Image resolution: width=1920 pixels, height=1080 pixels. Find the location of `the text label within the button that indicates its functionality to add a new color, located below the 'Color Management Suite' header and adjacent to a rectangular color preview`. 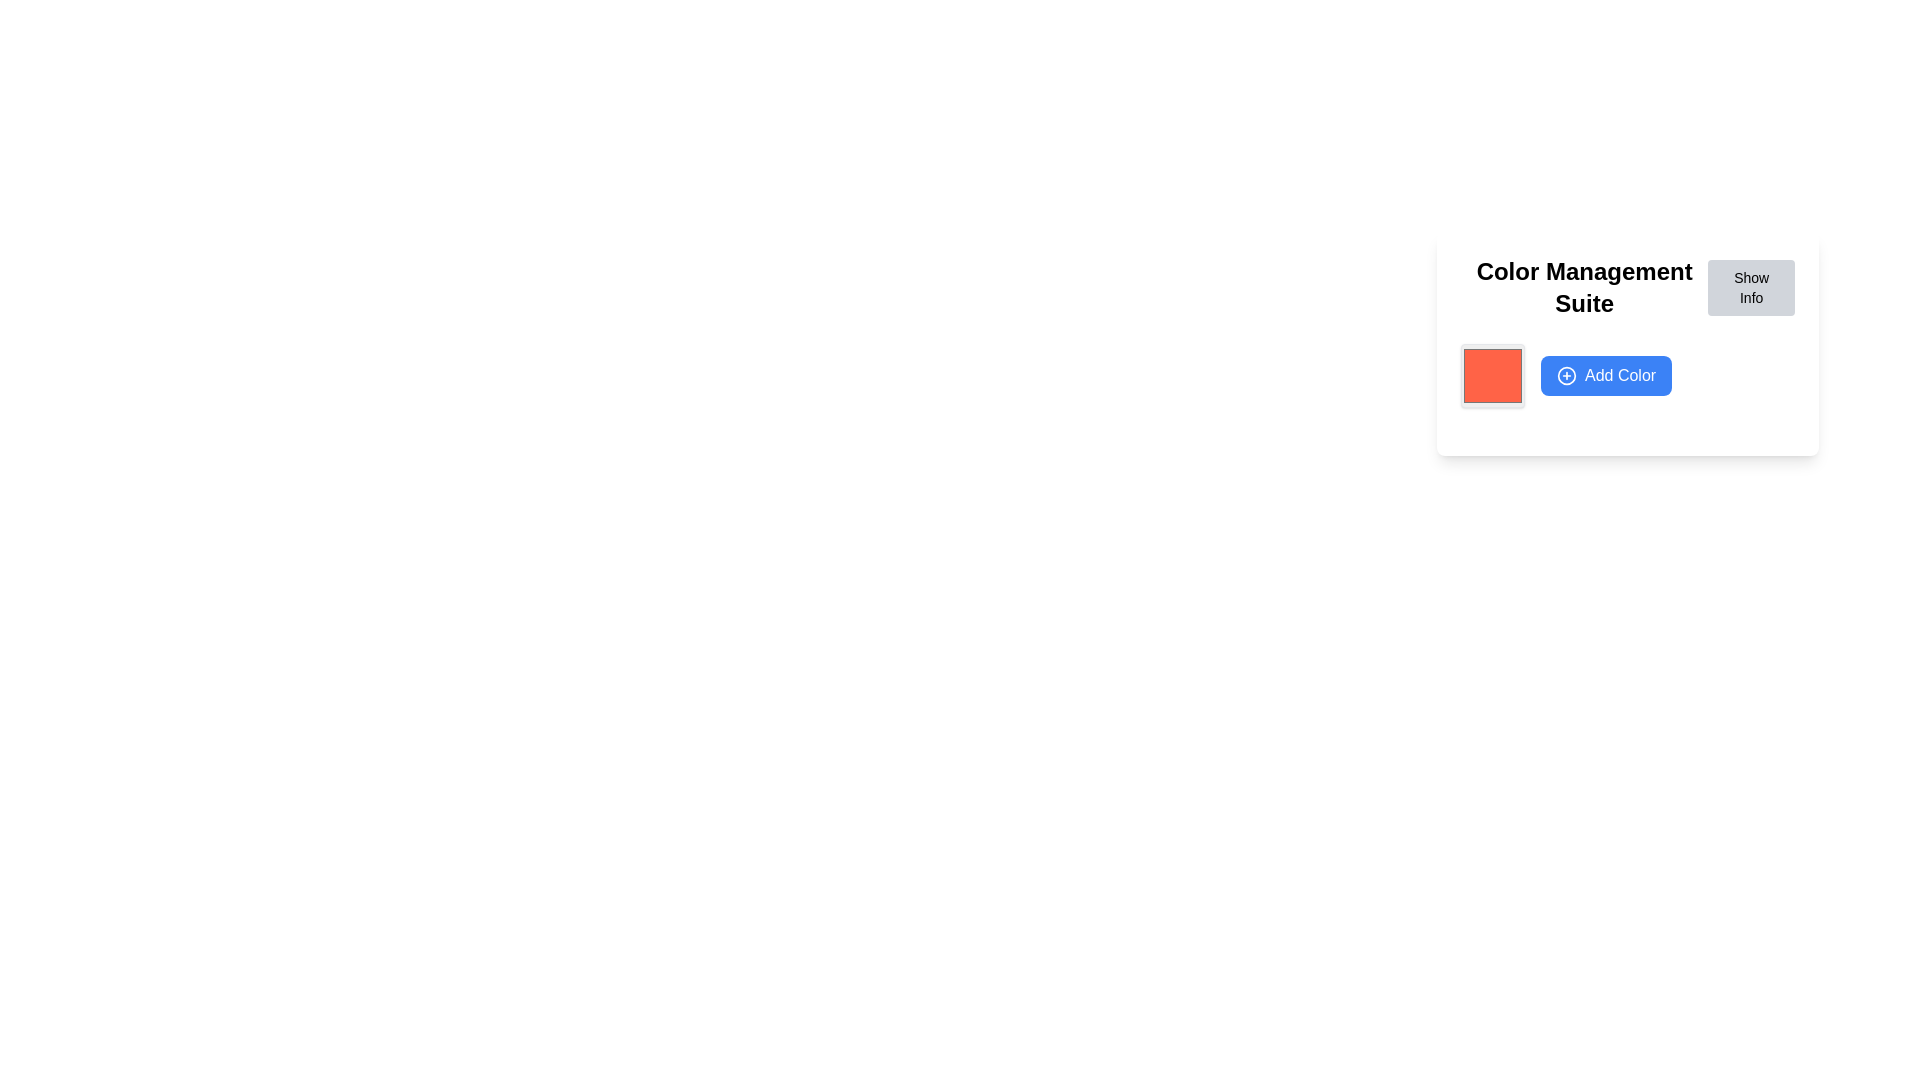

the text label within the button that indicates its functionality to add a new color, located below the 'Color Management Suite' header and adjacent to a rectangular color preview is located at coordinates (1620, 375).